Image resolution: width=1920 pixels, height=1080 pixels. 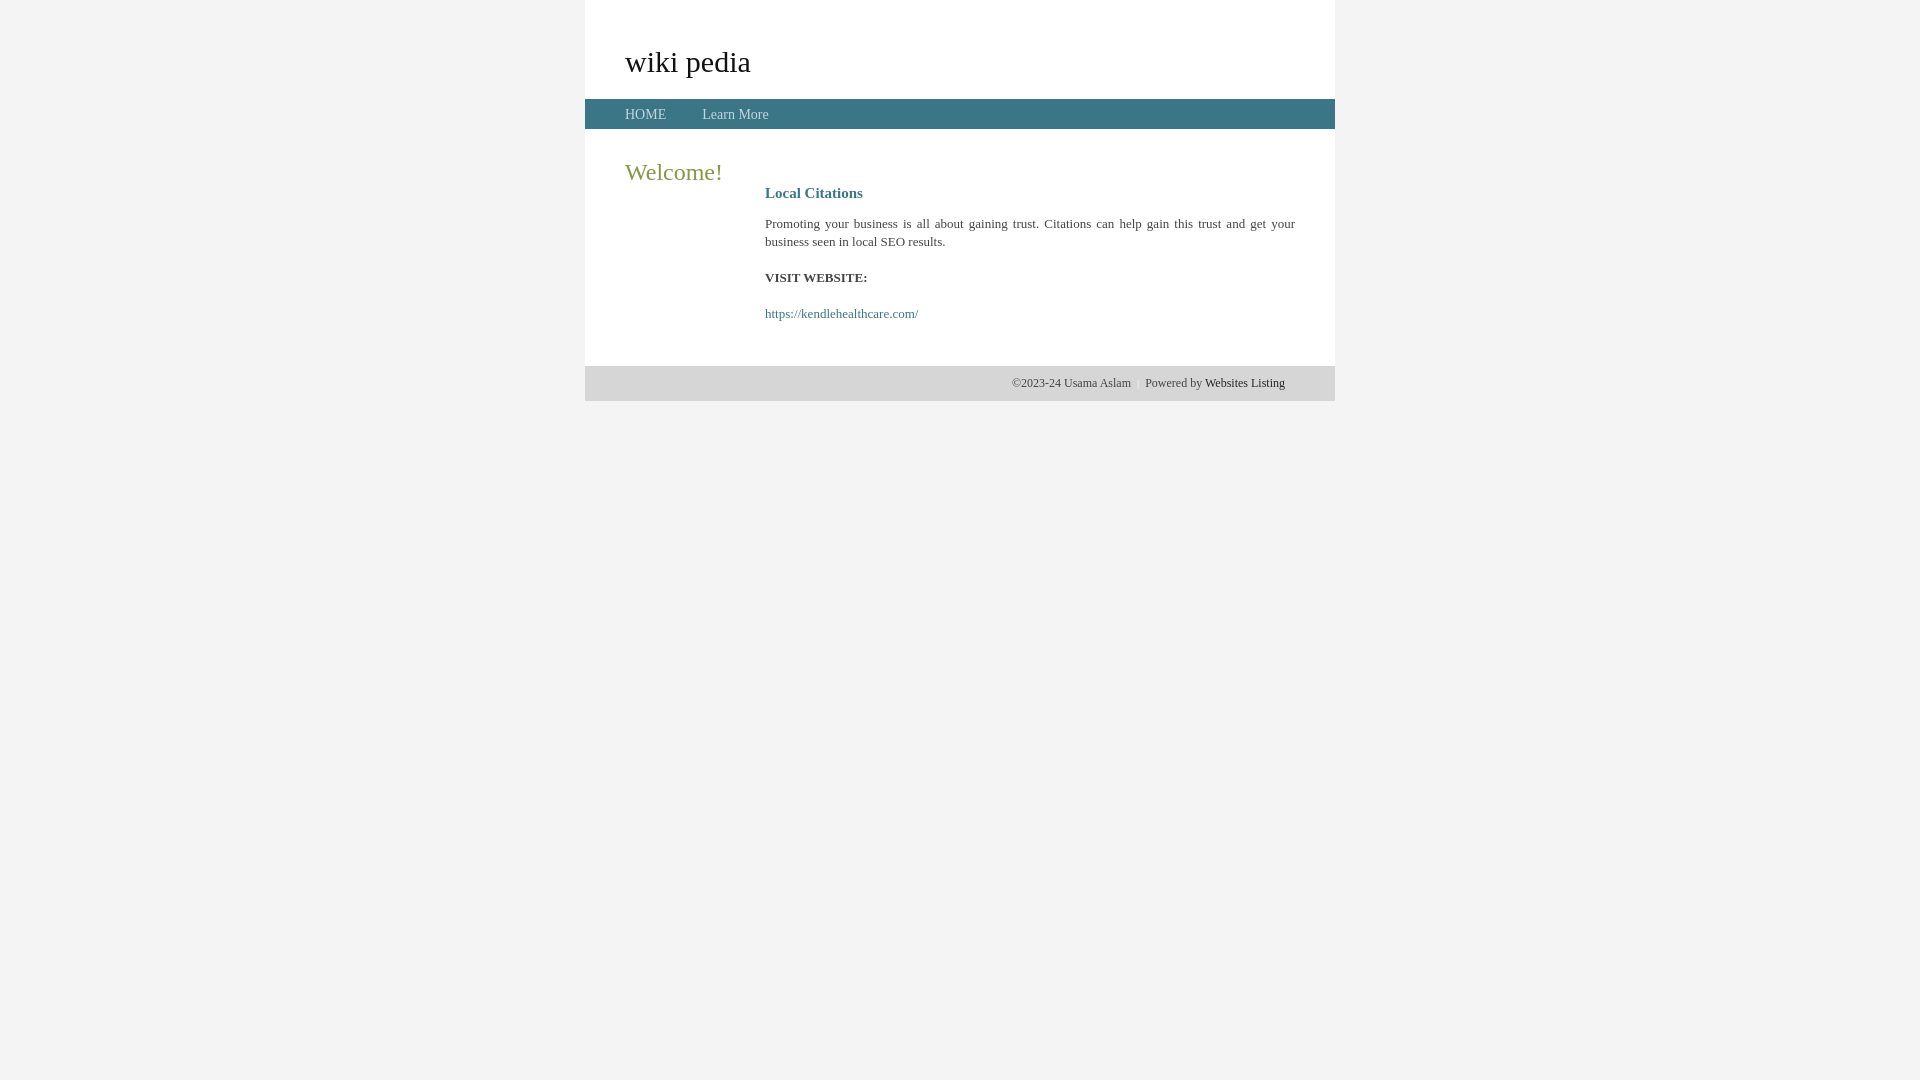 What do you see at coordinates (733, 114) in the screenshot?
I see `'Learn More'` at bounding box center [733, 114].